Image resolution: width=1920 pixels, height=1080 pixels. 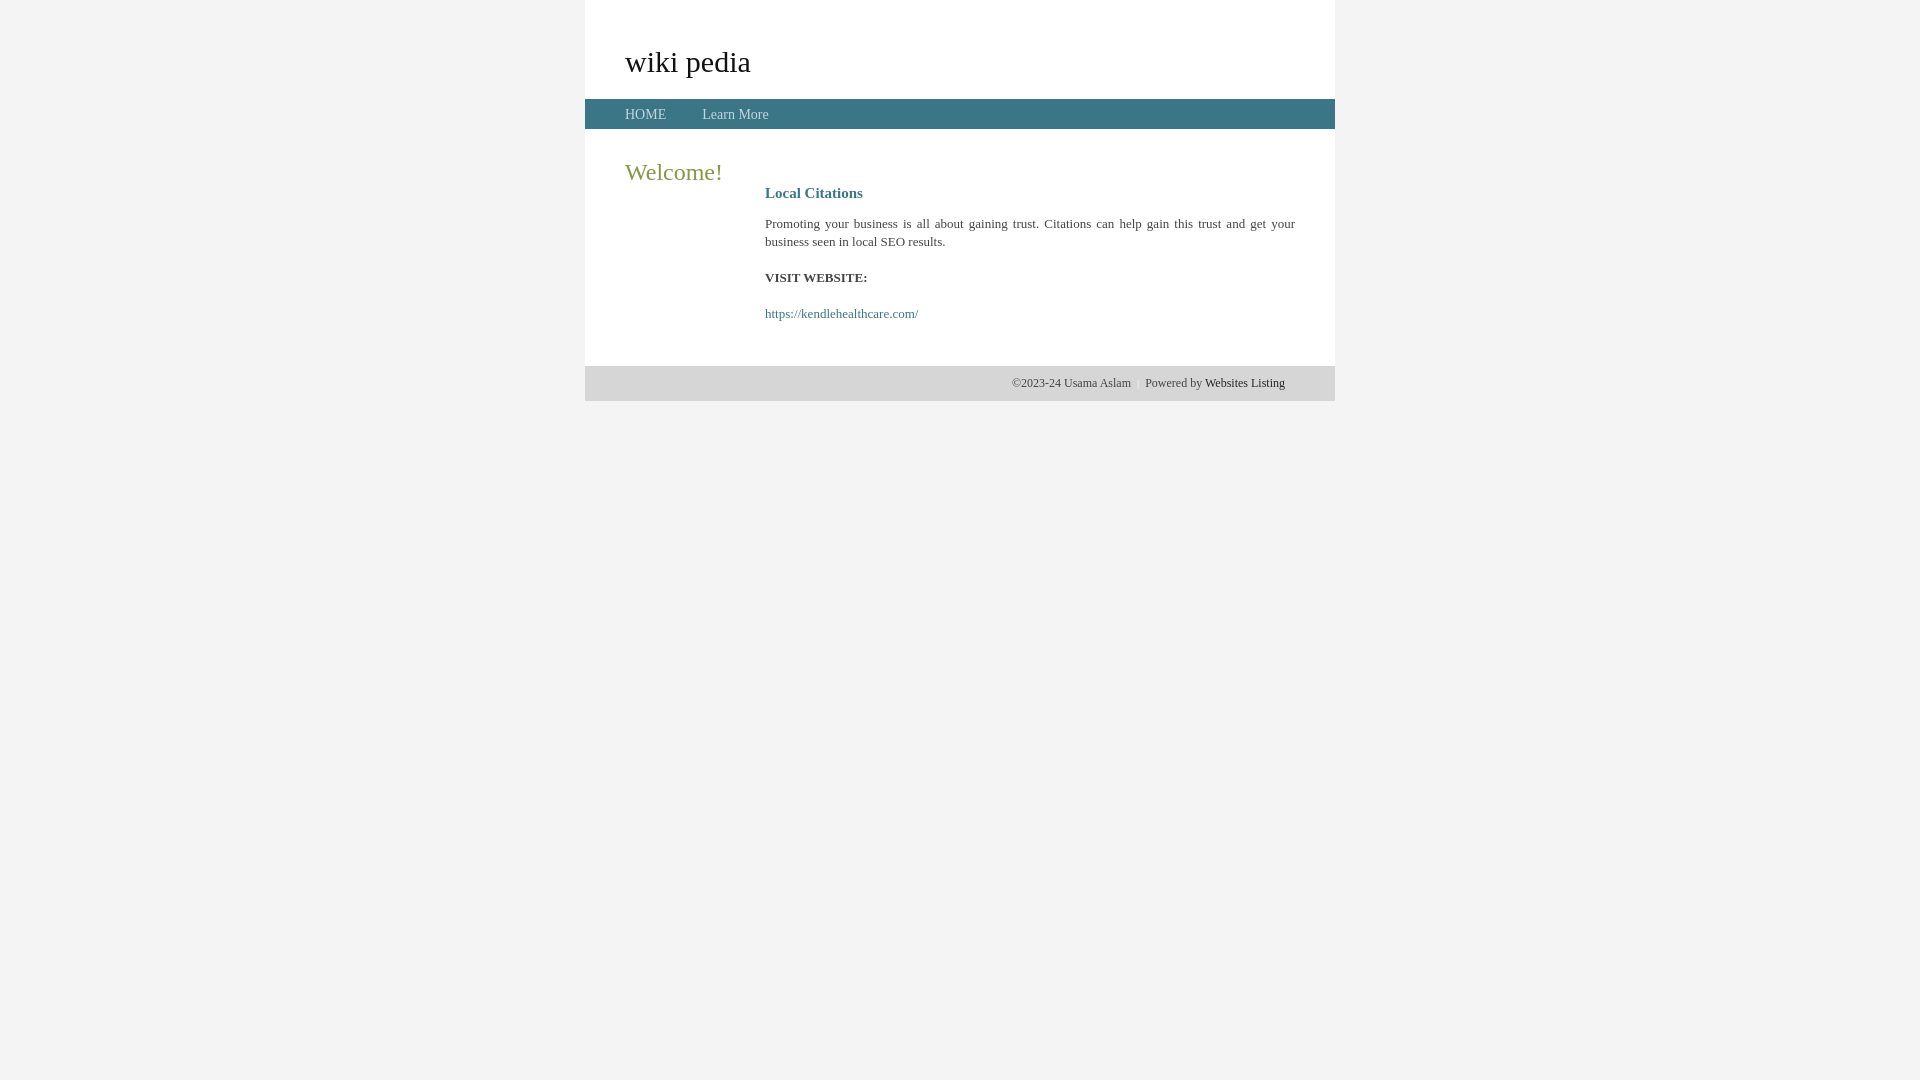 What do you see at coordinates (733, 114) in the screenshot?
I see `'Learn More'` at bounding box center [733, 114].